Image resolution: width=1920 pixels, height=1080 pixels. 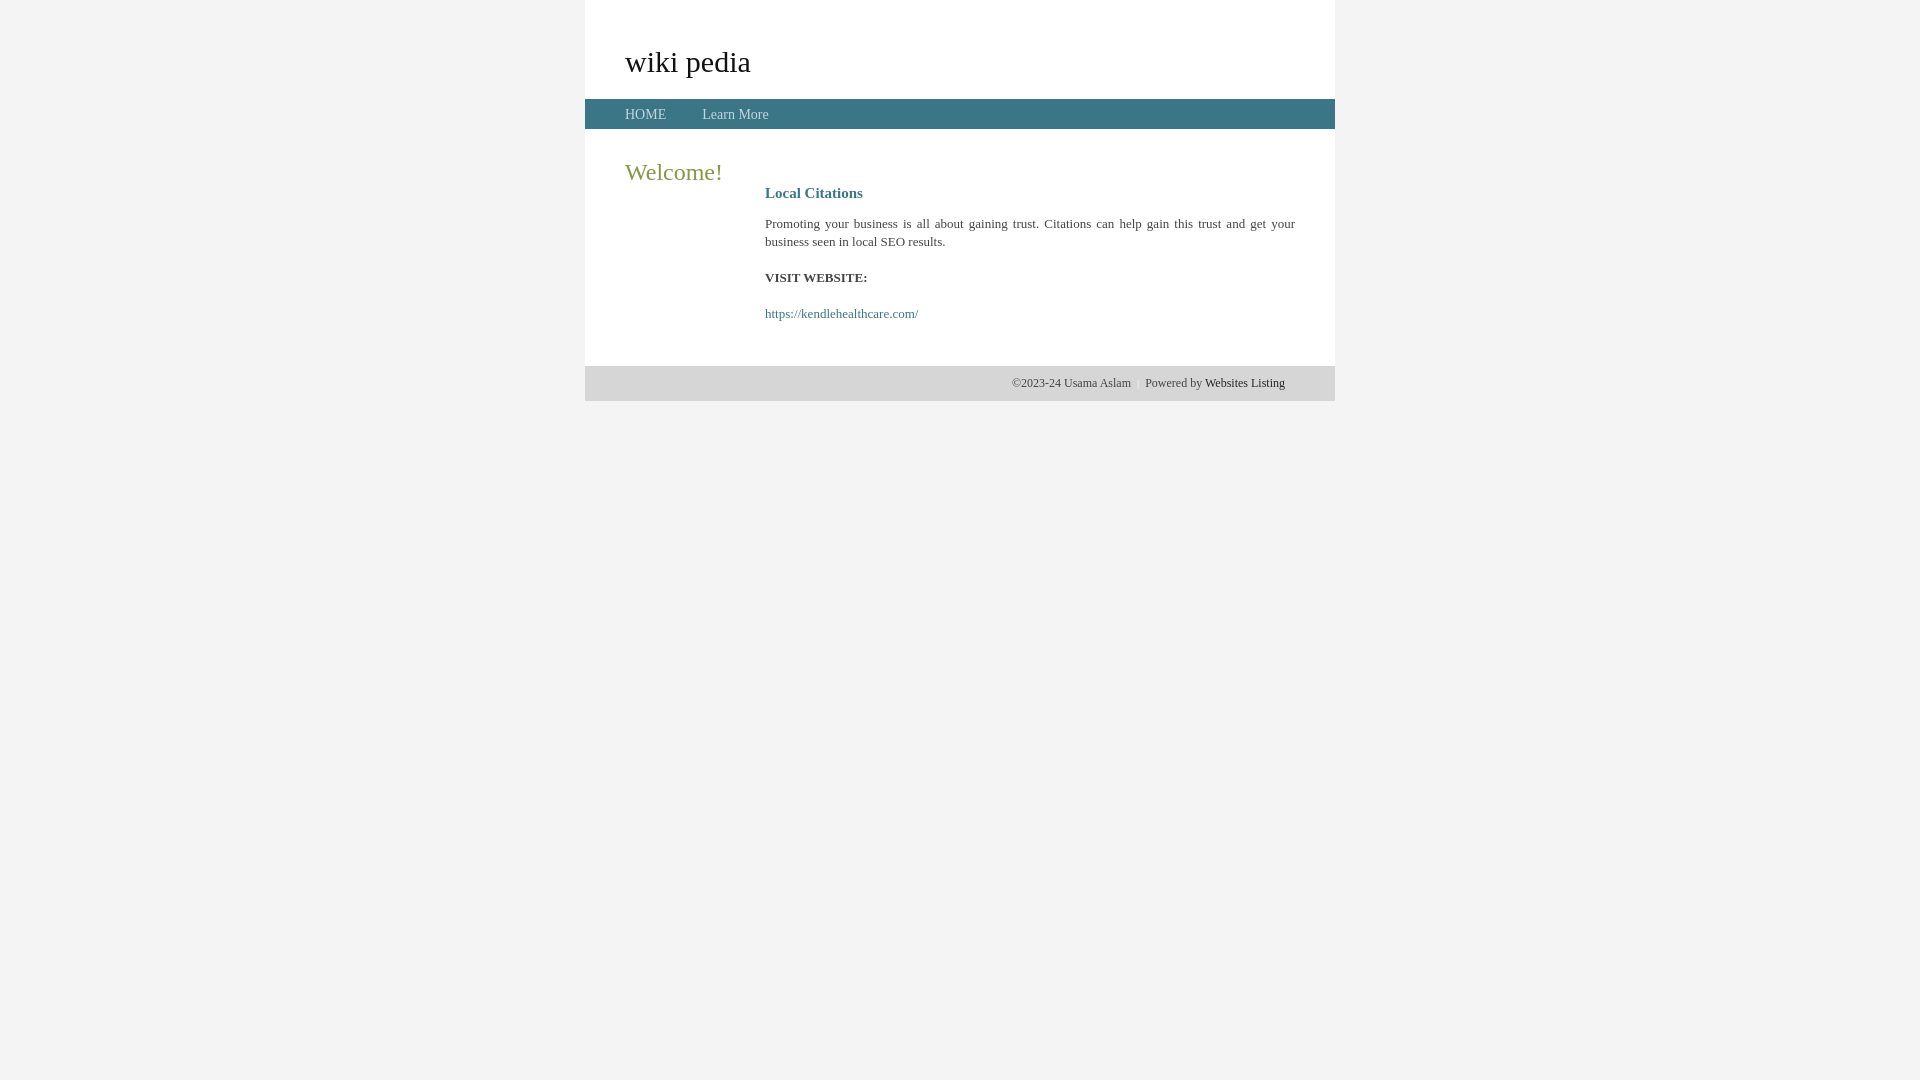 What do you see at coordinates (733, 114) in the screenshot?
I see `'Learn More'` at bounding box center [733, 114].